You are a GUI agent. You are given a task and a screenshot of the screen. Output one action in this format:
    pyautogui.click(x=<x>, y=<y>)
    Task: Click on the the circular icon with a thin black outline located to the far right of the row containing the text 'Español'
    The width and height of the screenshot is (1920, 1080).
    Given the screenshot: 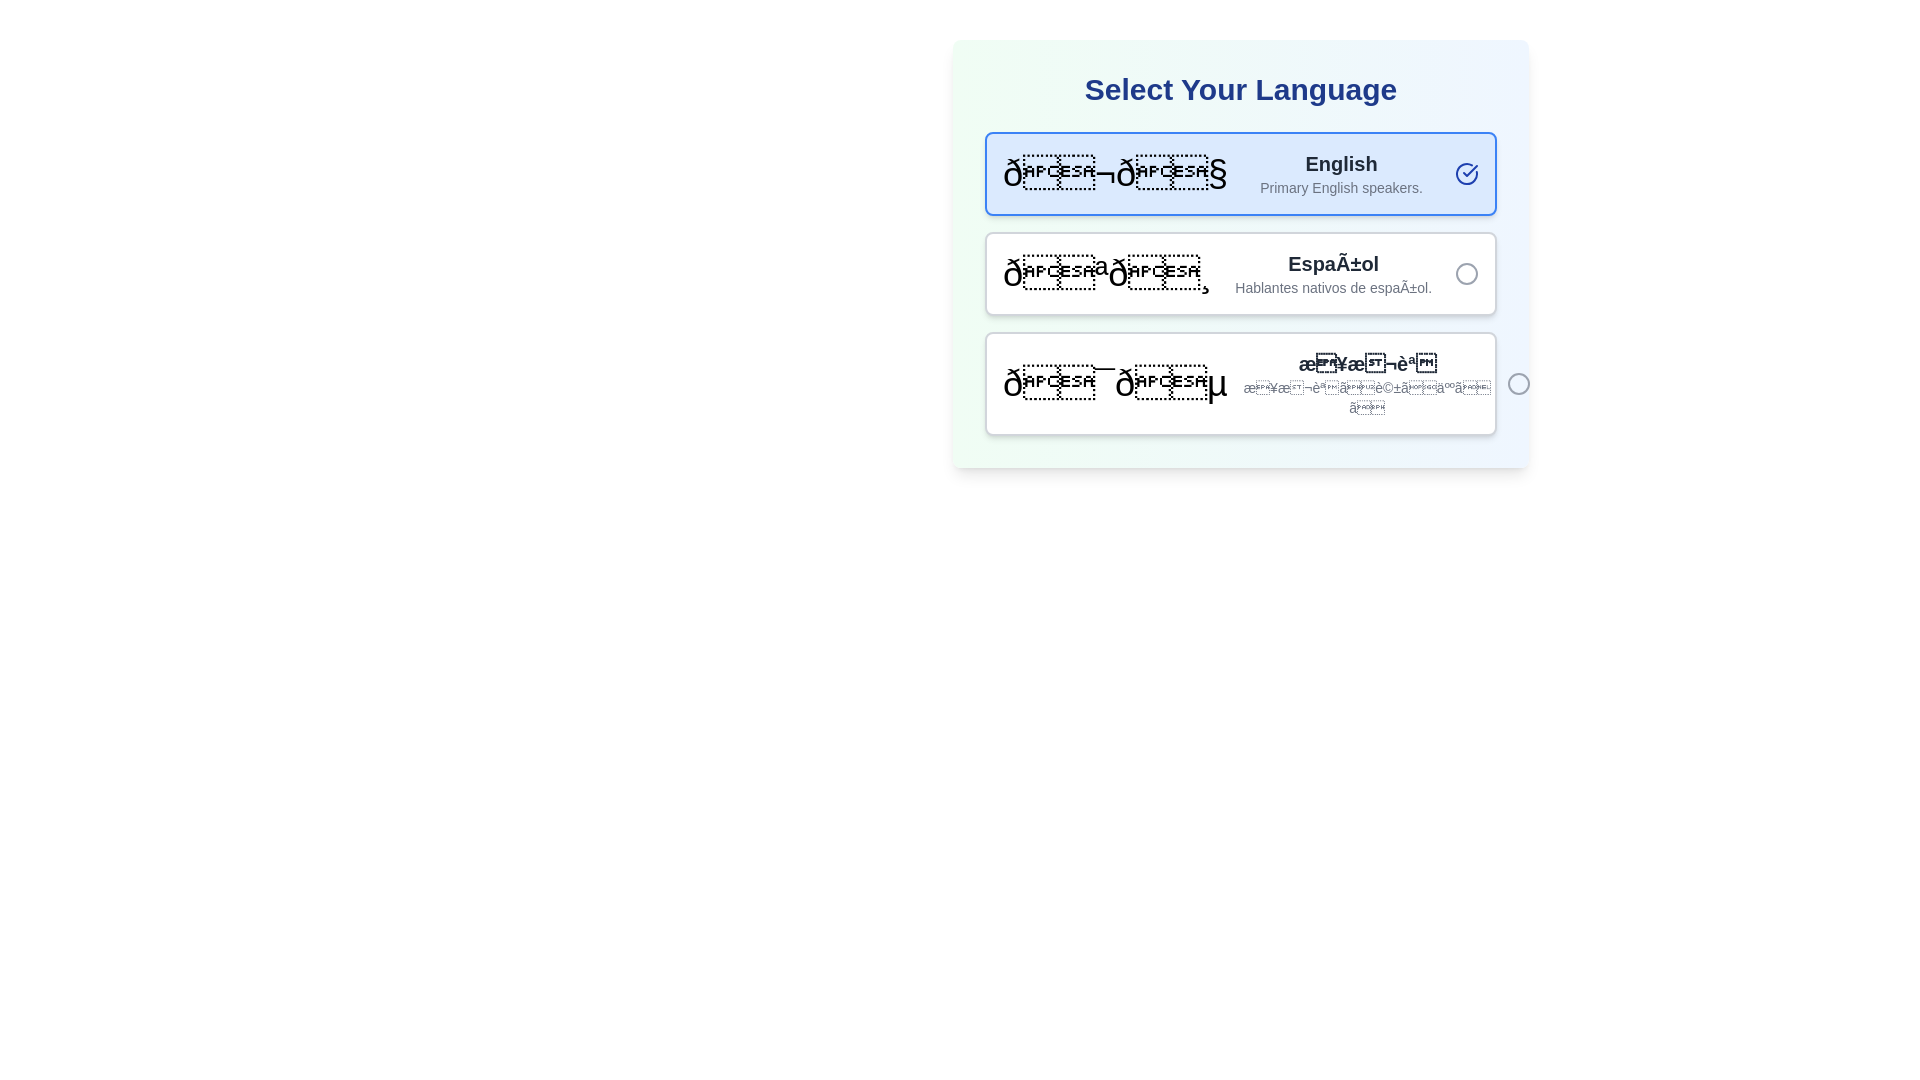 What is the action you would take?
    pyautogui.click(x=1467, y=273)
    